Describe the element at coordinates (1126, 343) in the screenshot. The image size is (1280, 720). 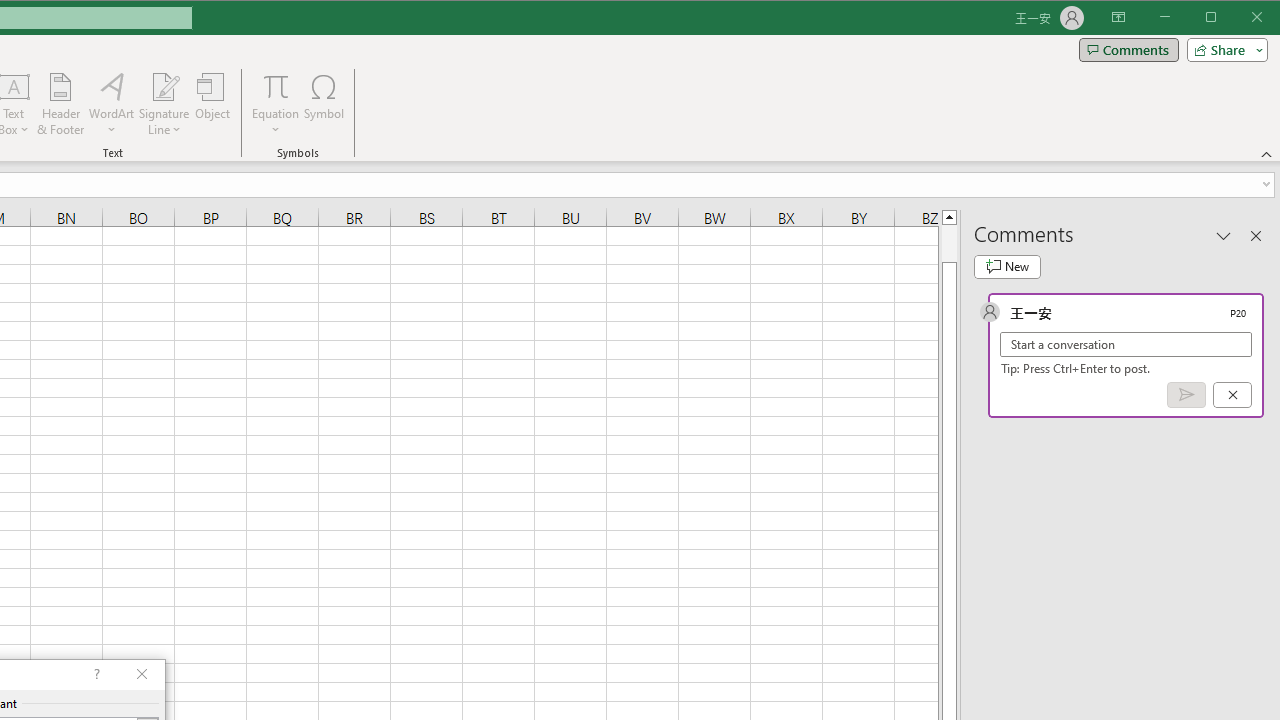
I see `'Start a conversation'` at that location.